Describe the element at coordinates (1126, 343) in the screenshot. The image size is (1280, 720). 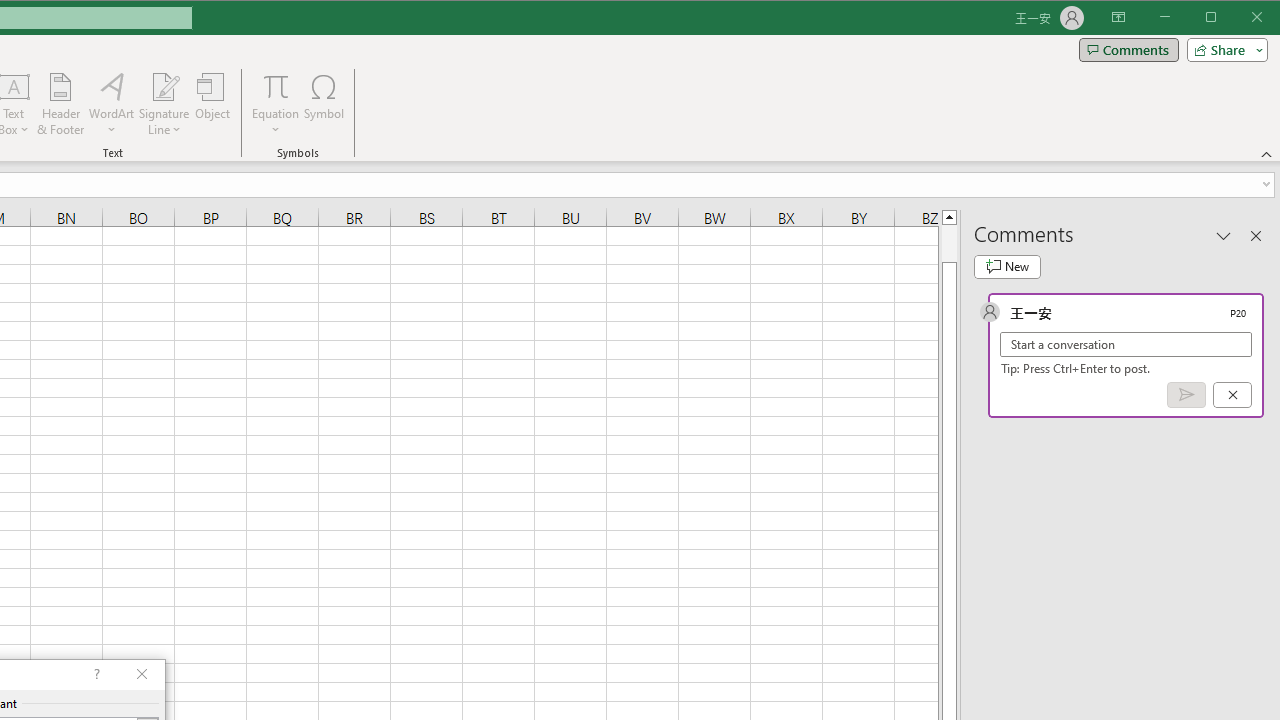
I see `'Start a conversation'` at that location.